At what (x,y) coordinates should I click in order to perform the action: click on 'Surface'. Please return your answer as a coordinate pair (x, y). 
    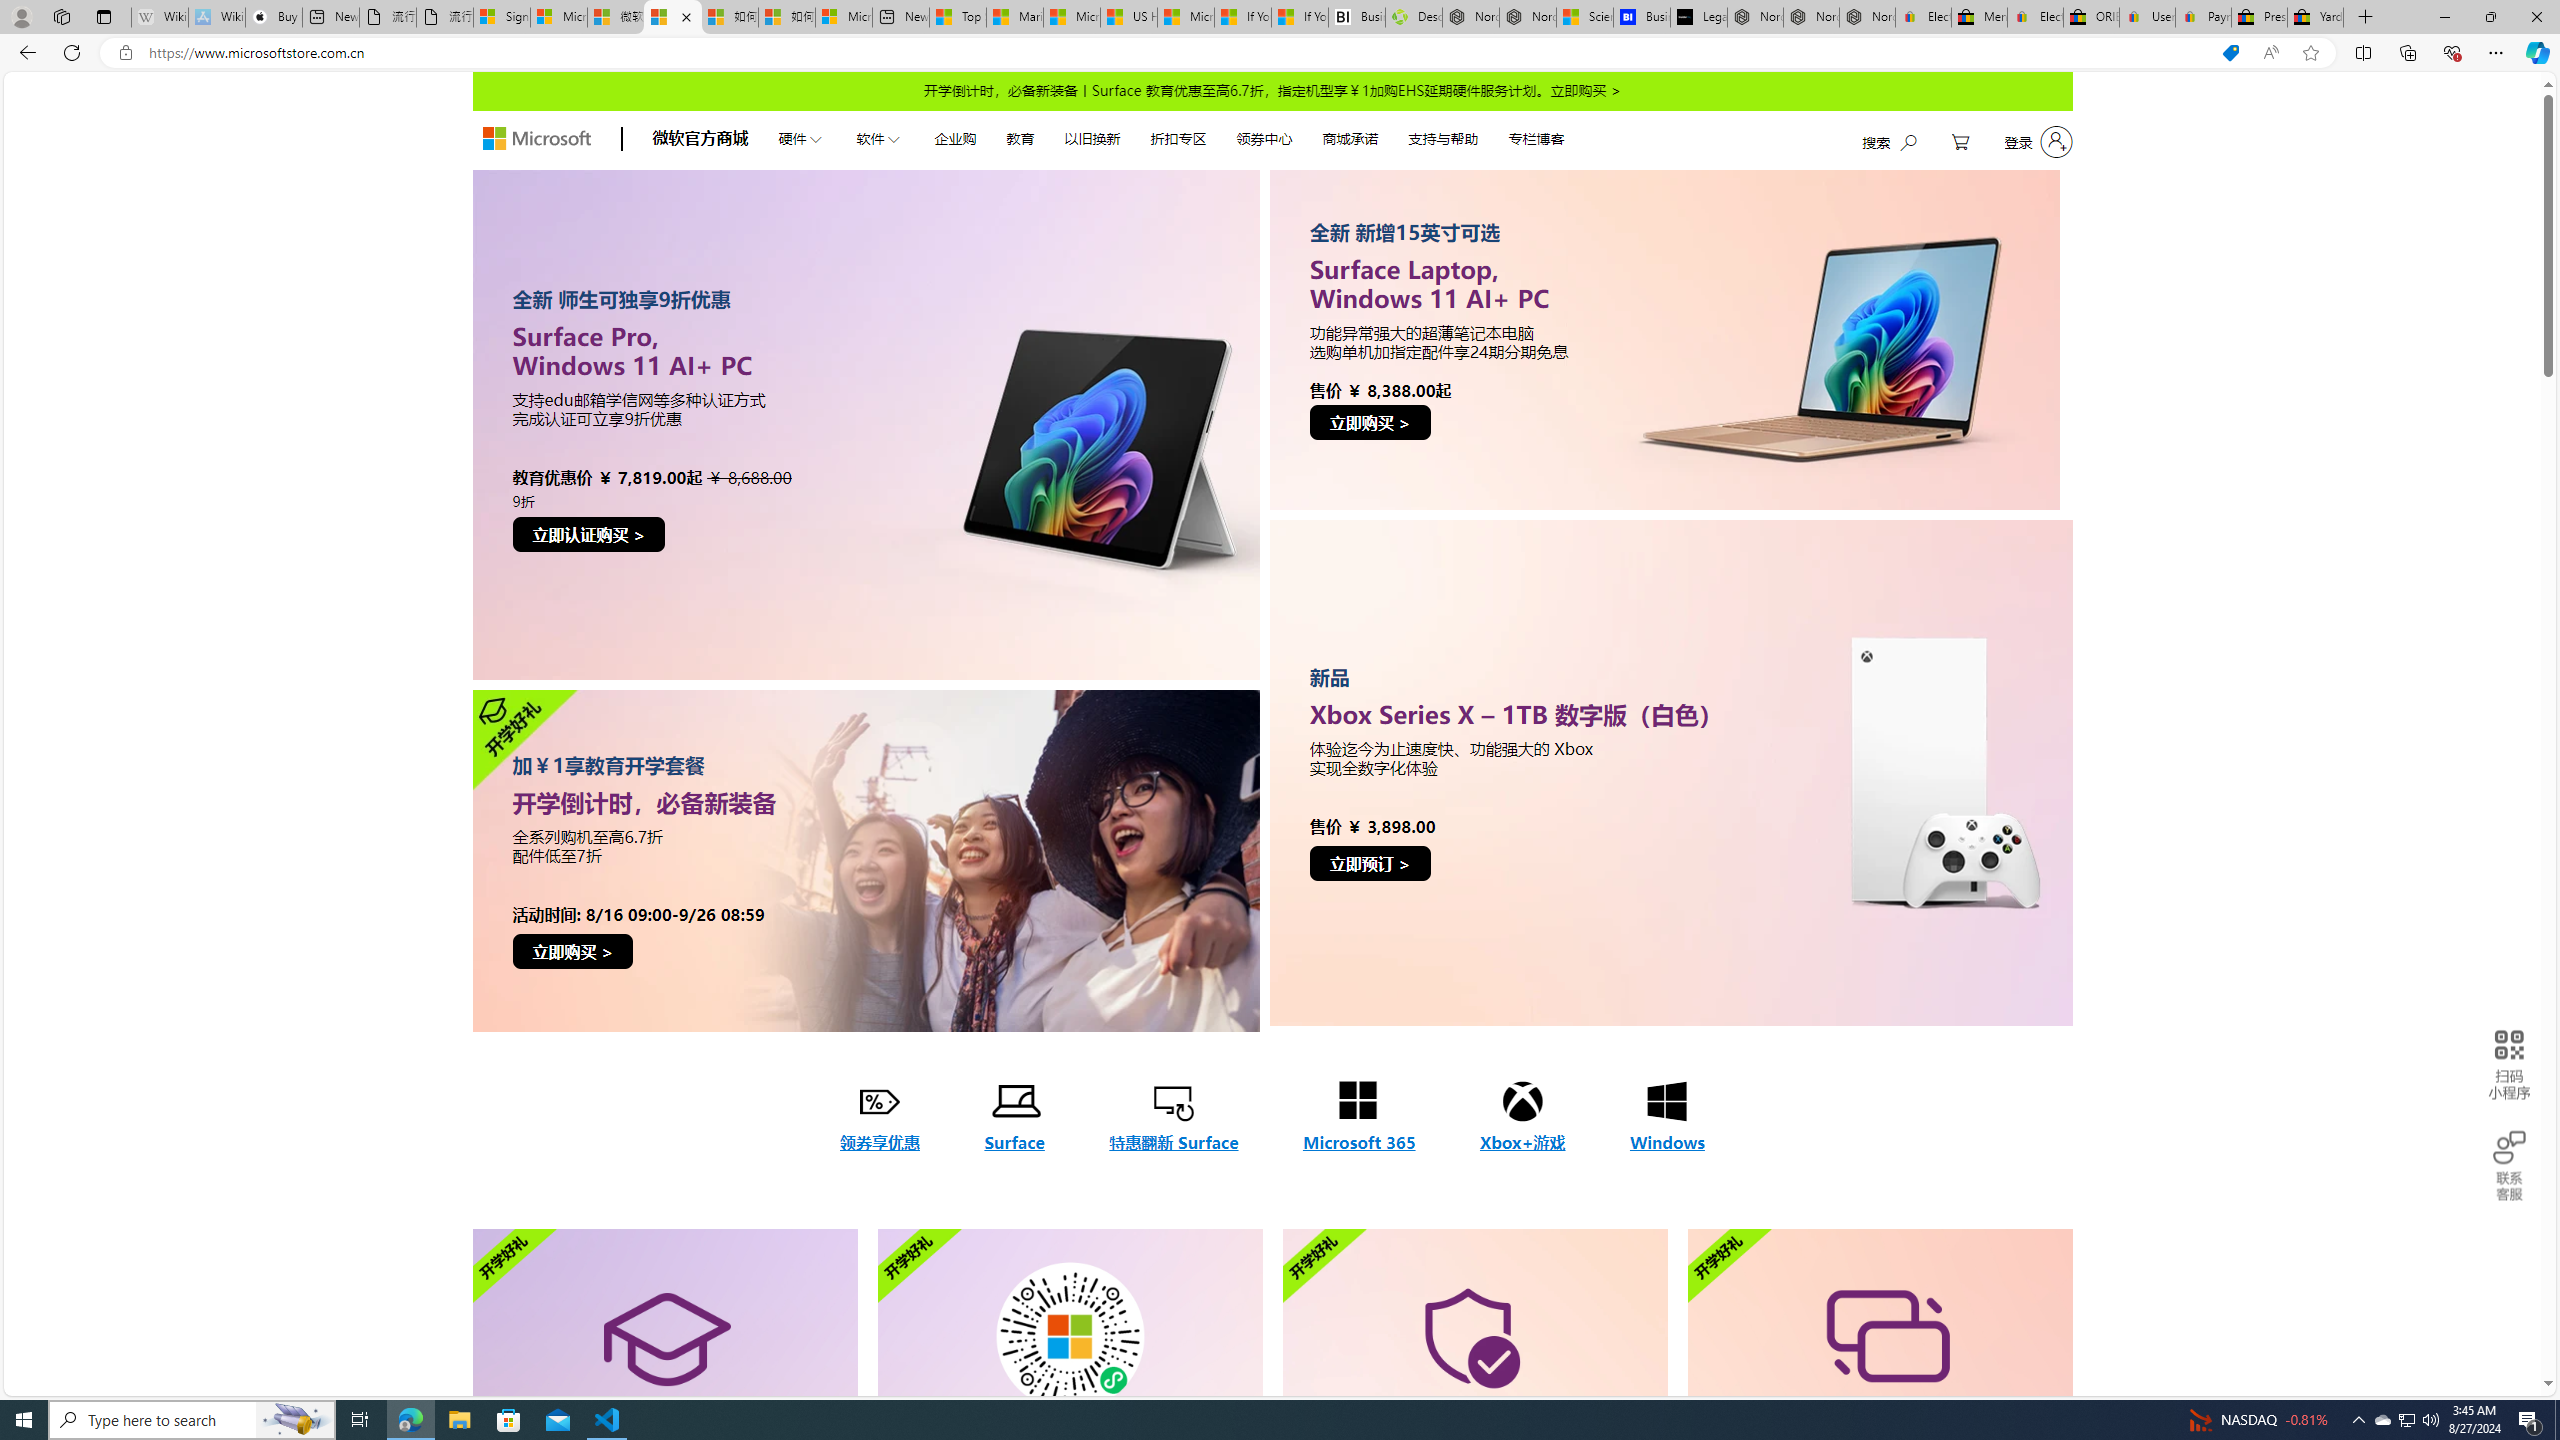
    Looking at the image, I should click on (1012, 1118).